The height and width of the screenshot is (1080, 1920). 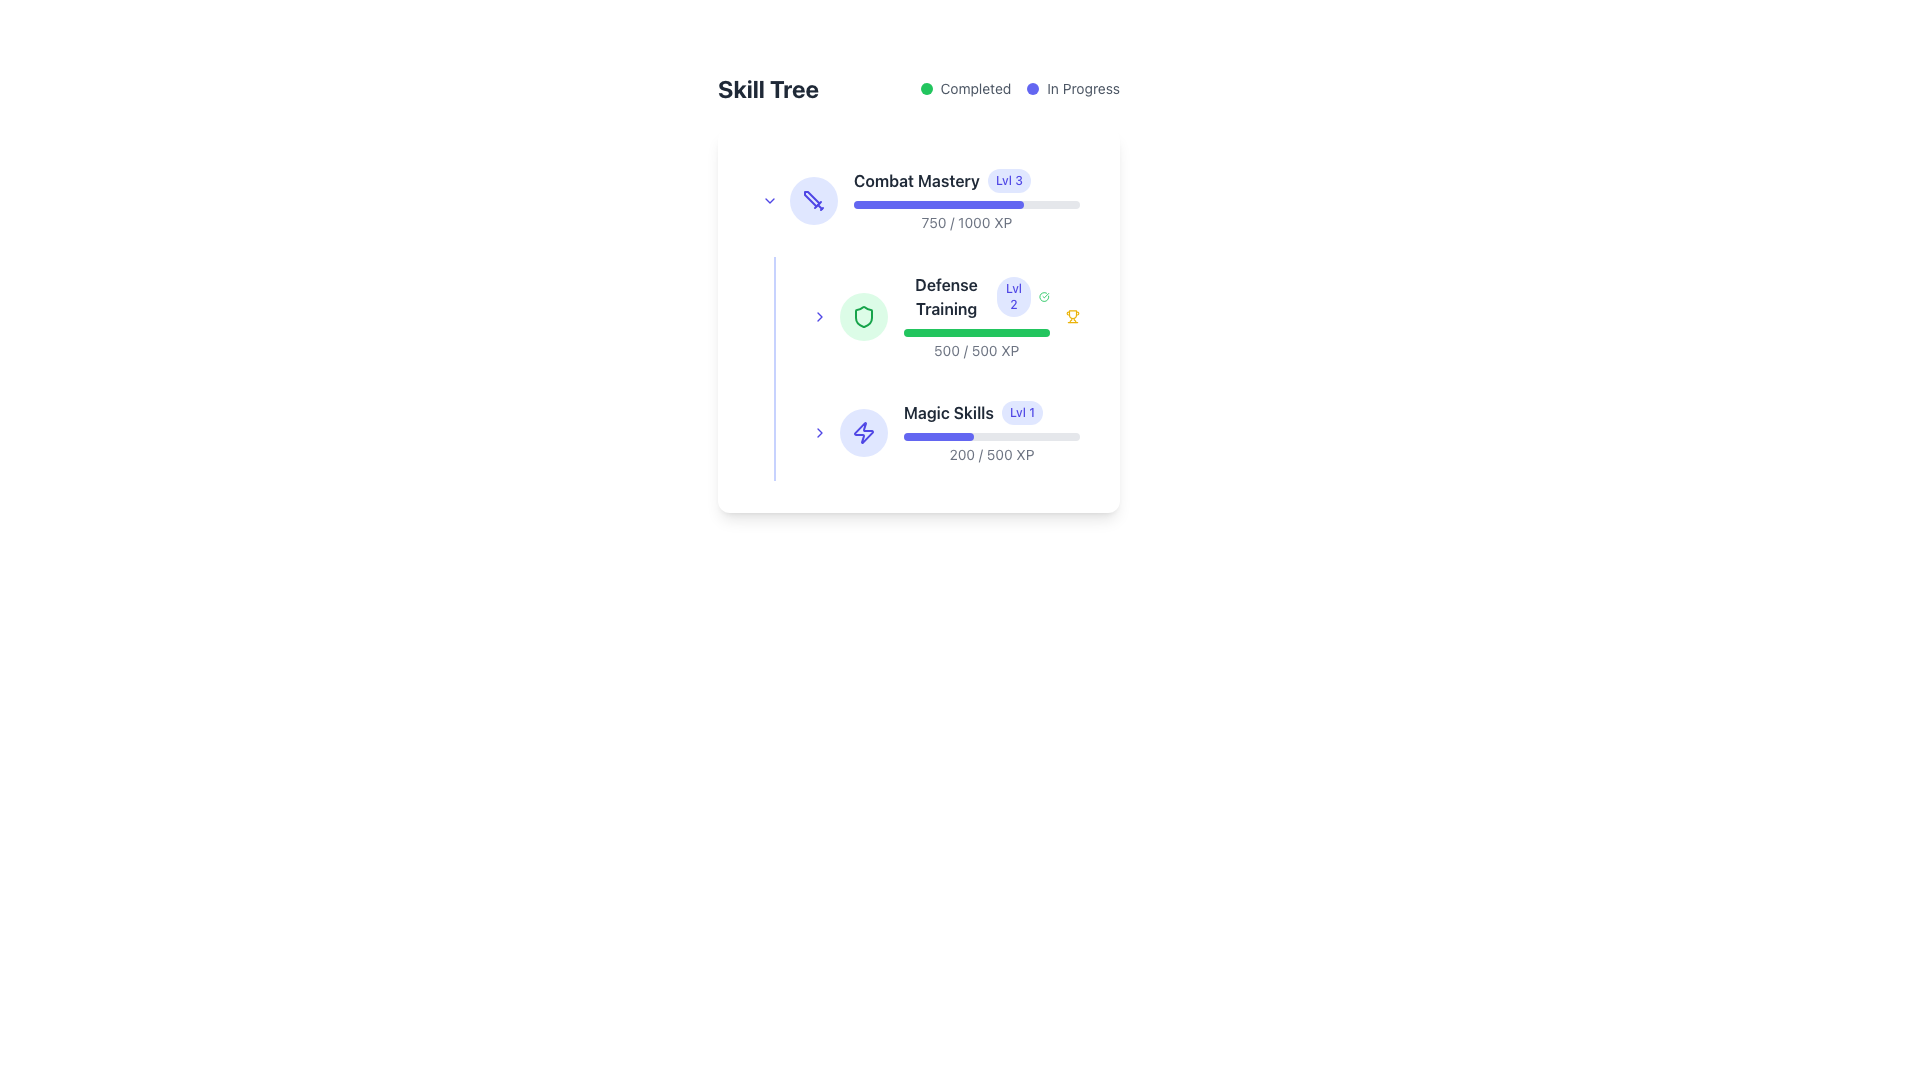 What do you see at coordinates (814, 200) in the screenshot?
I see `the visual context of the 'Combat Mastery' skill category icon, which is the first icon in the skill tree interface, located to the left of the skill bar` at bounding box center [814, 200].